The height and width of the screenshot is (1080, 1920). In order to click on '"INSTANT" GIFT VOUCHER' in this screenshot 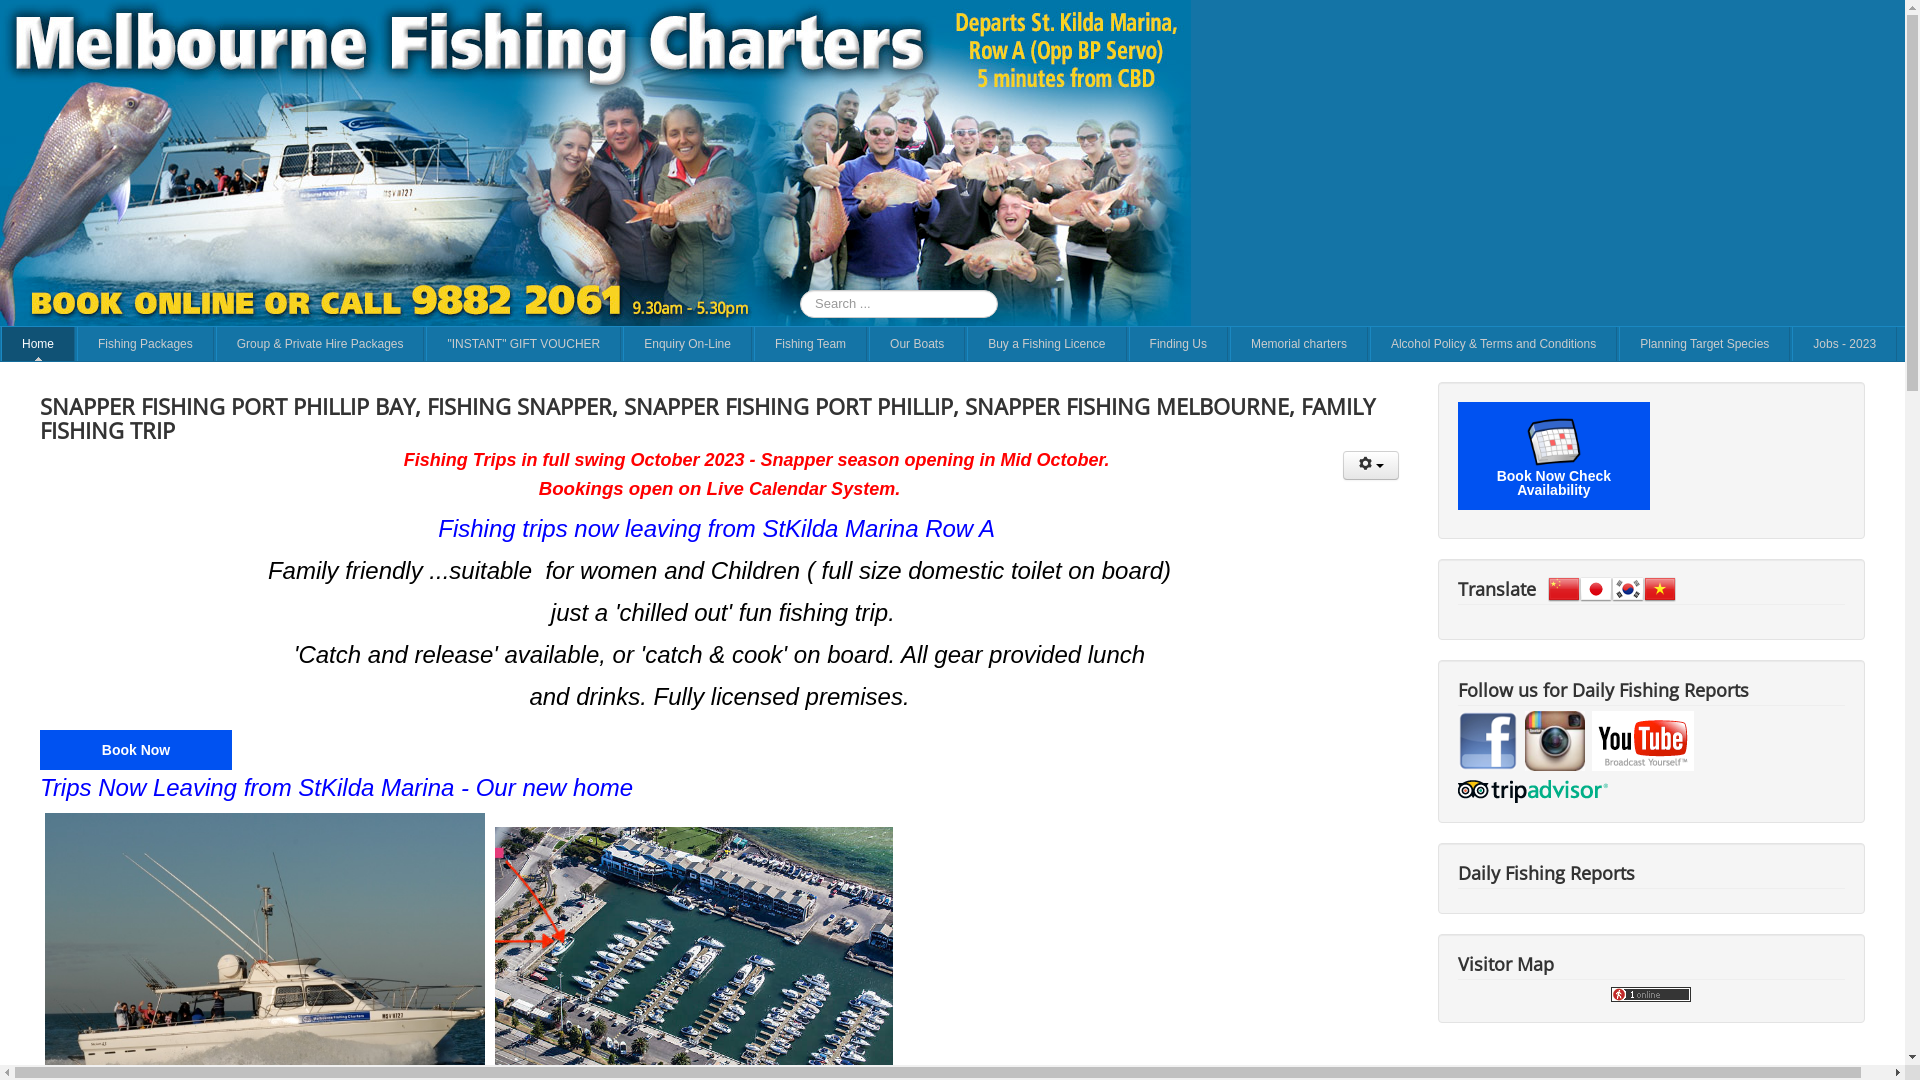, I will do `click(523, 342)`.